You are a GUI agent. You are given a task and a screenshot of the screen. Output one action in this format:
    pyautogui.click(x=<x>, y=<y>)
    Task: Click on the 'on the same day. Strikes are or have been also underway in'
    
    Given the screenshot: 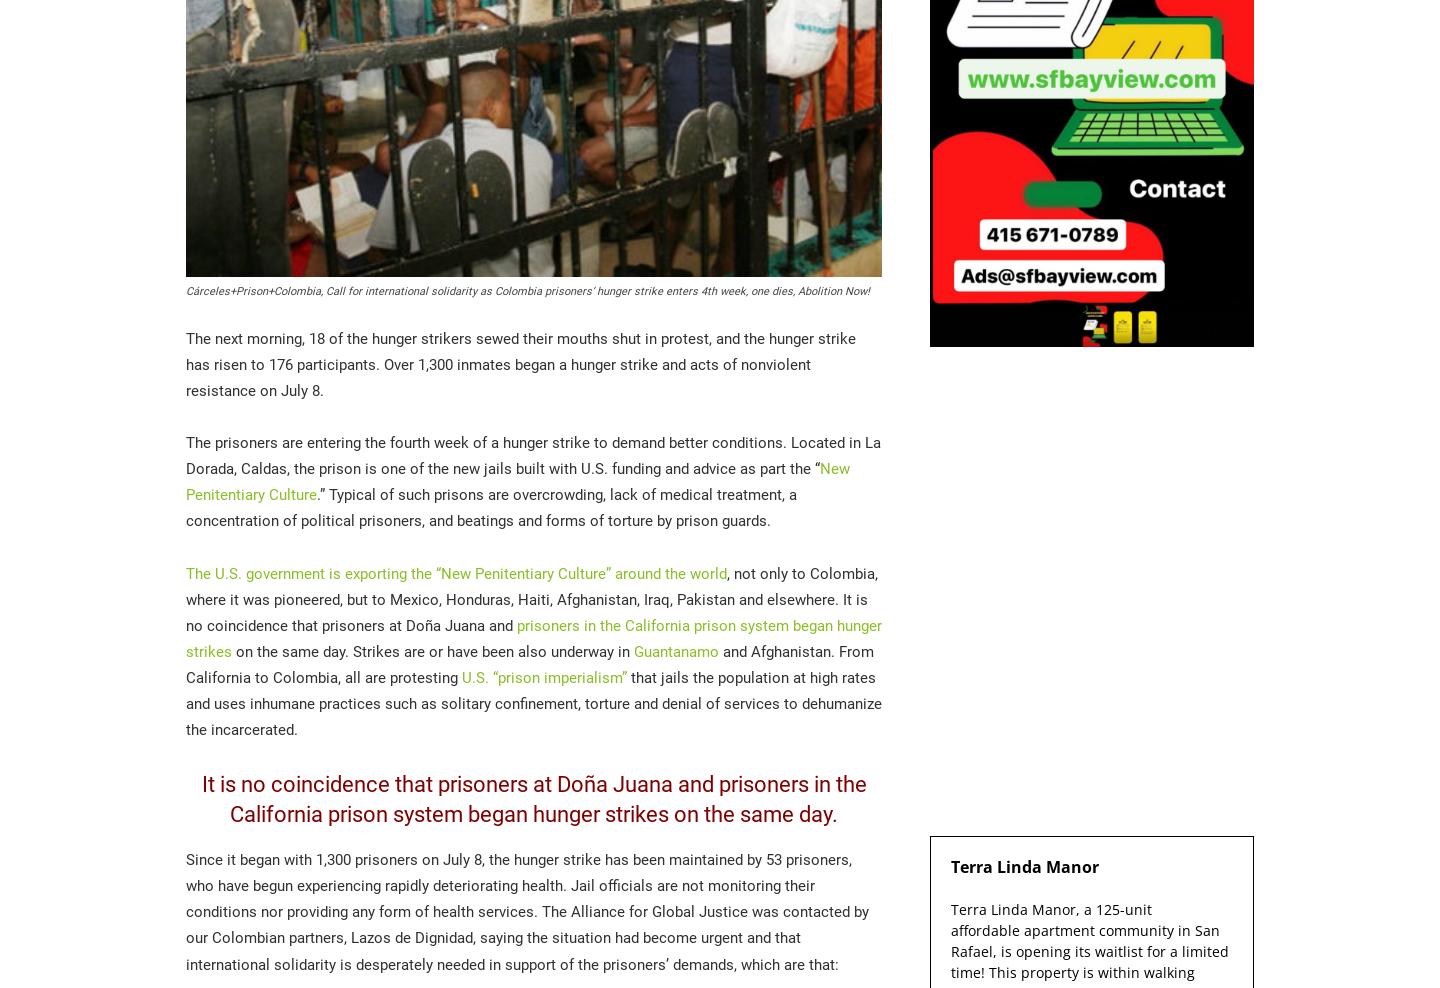 What is the action you would take?
    pyautogui.click(x=433, y=649)
    